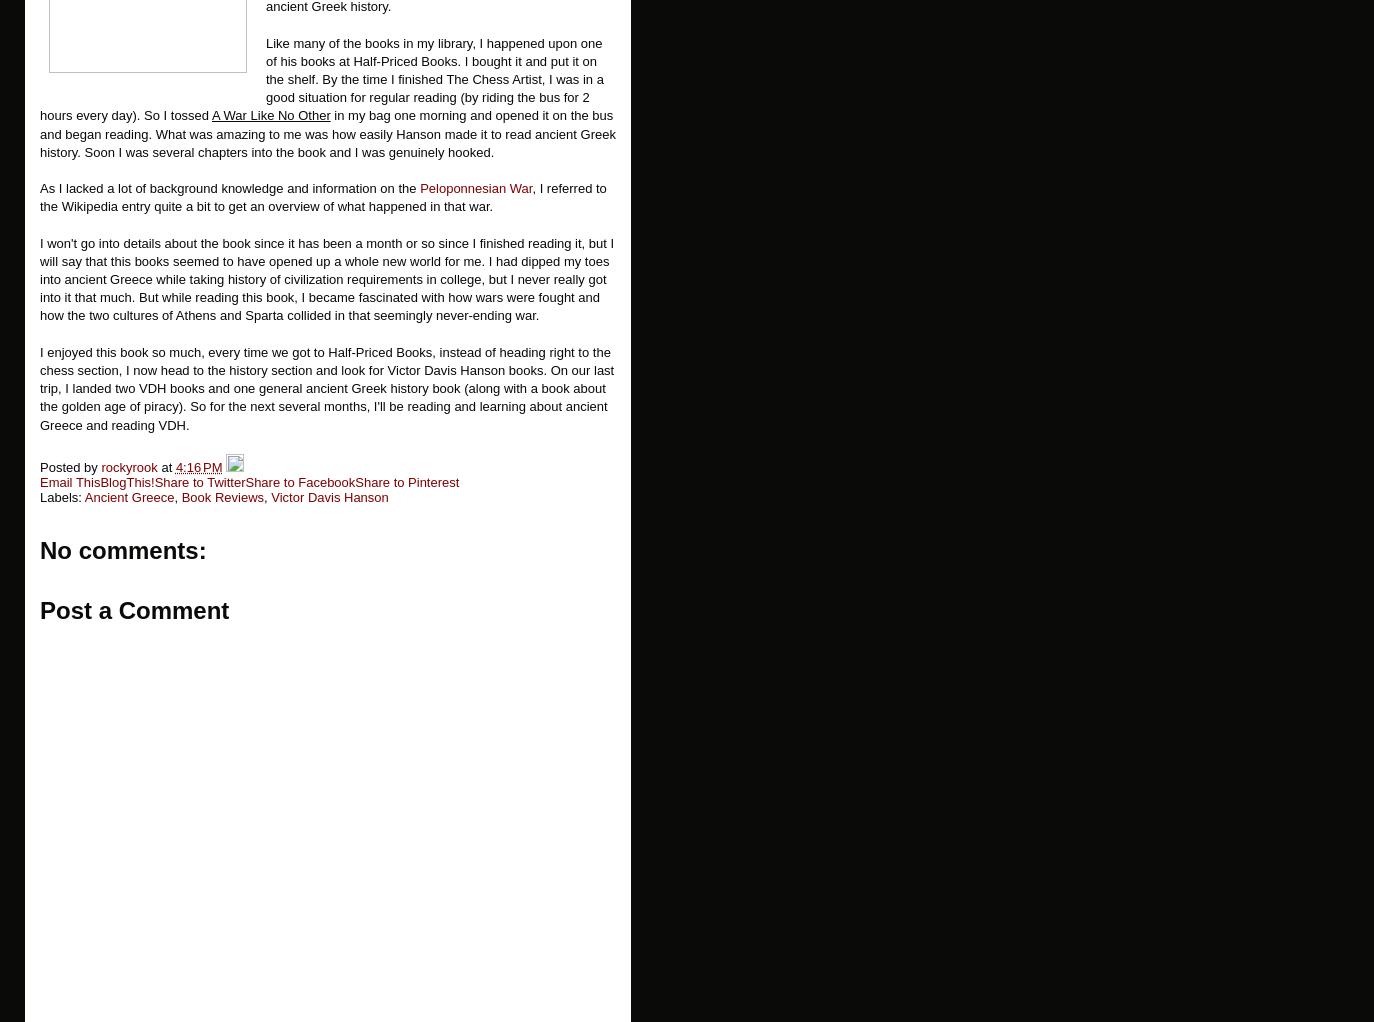 This screenshot has height=1022, width=1374. Describe the element at coordinates (121, 550) in the screenshot. I see `'No comments:'` at that location.